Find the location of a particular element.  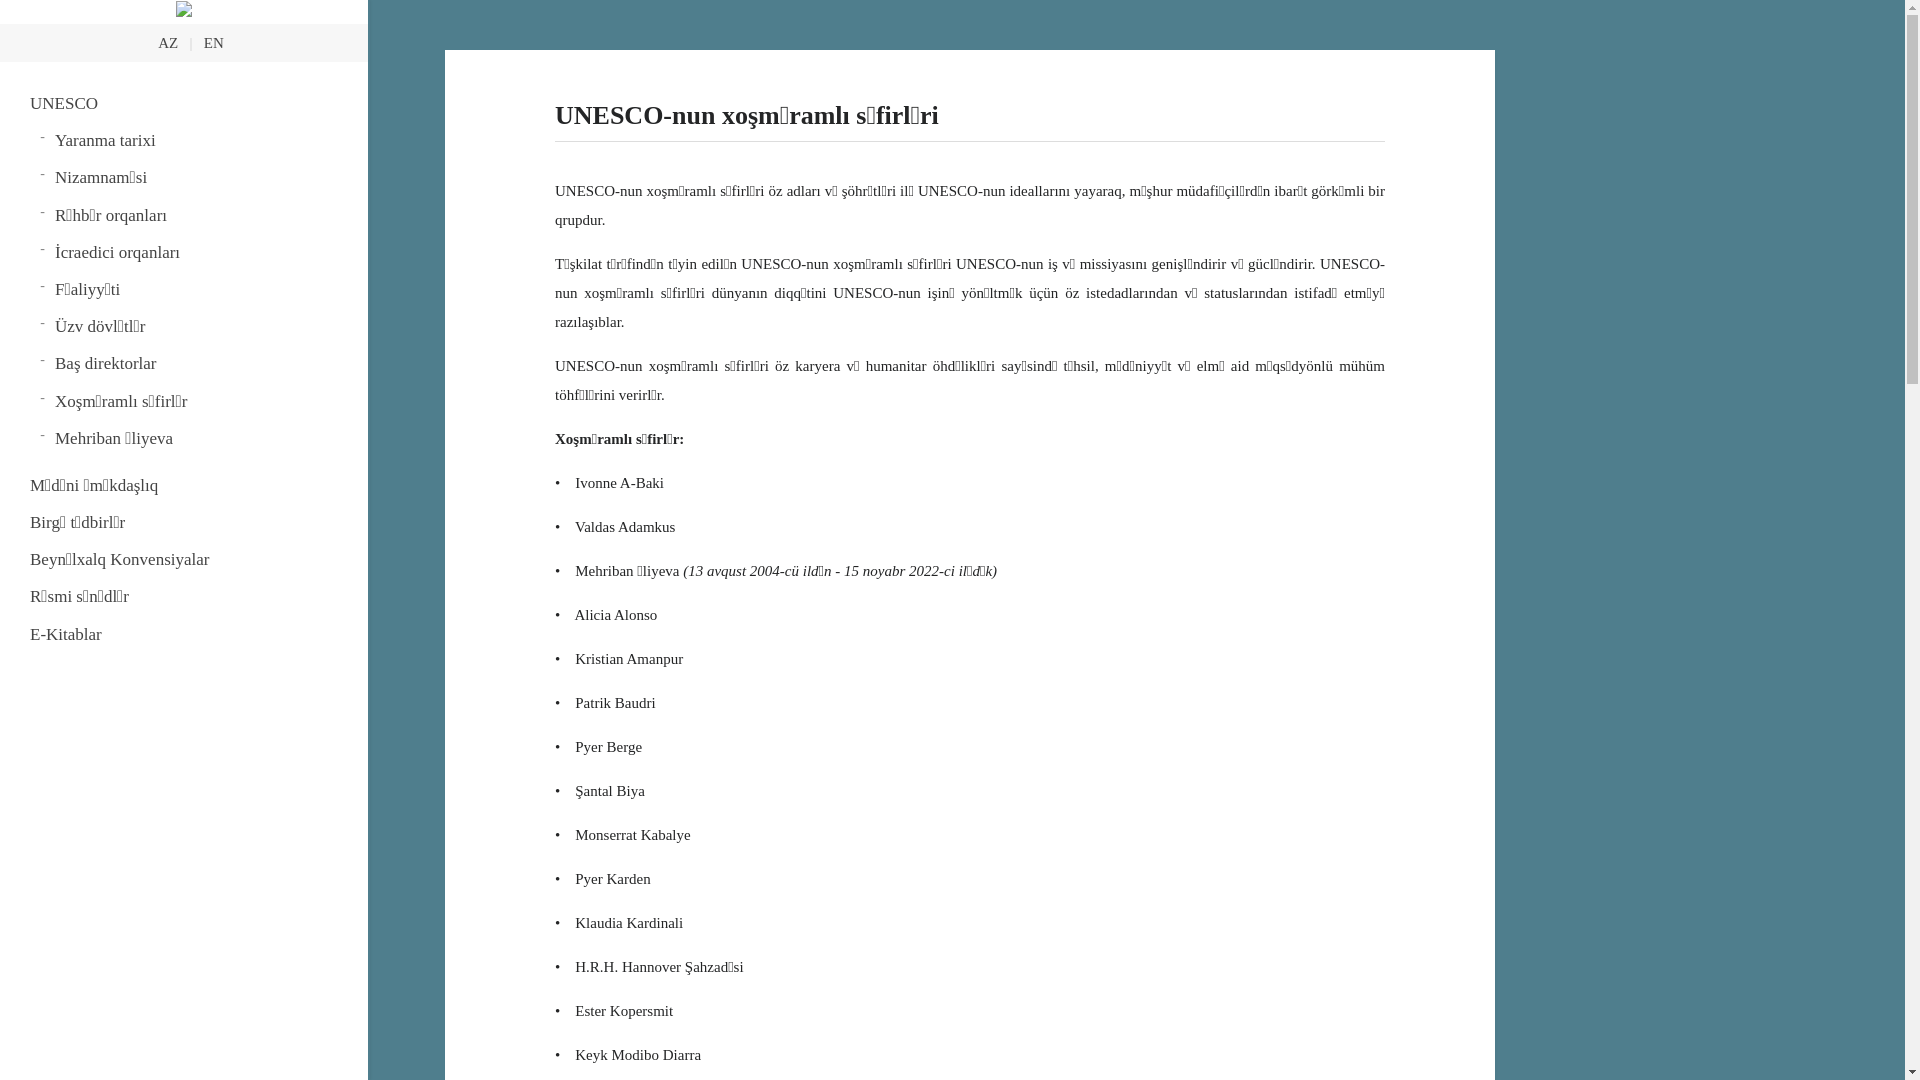

'UNESCO' is located at coordinates (183, 103).